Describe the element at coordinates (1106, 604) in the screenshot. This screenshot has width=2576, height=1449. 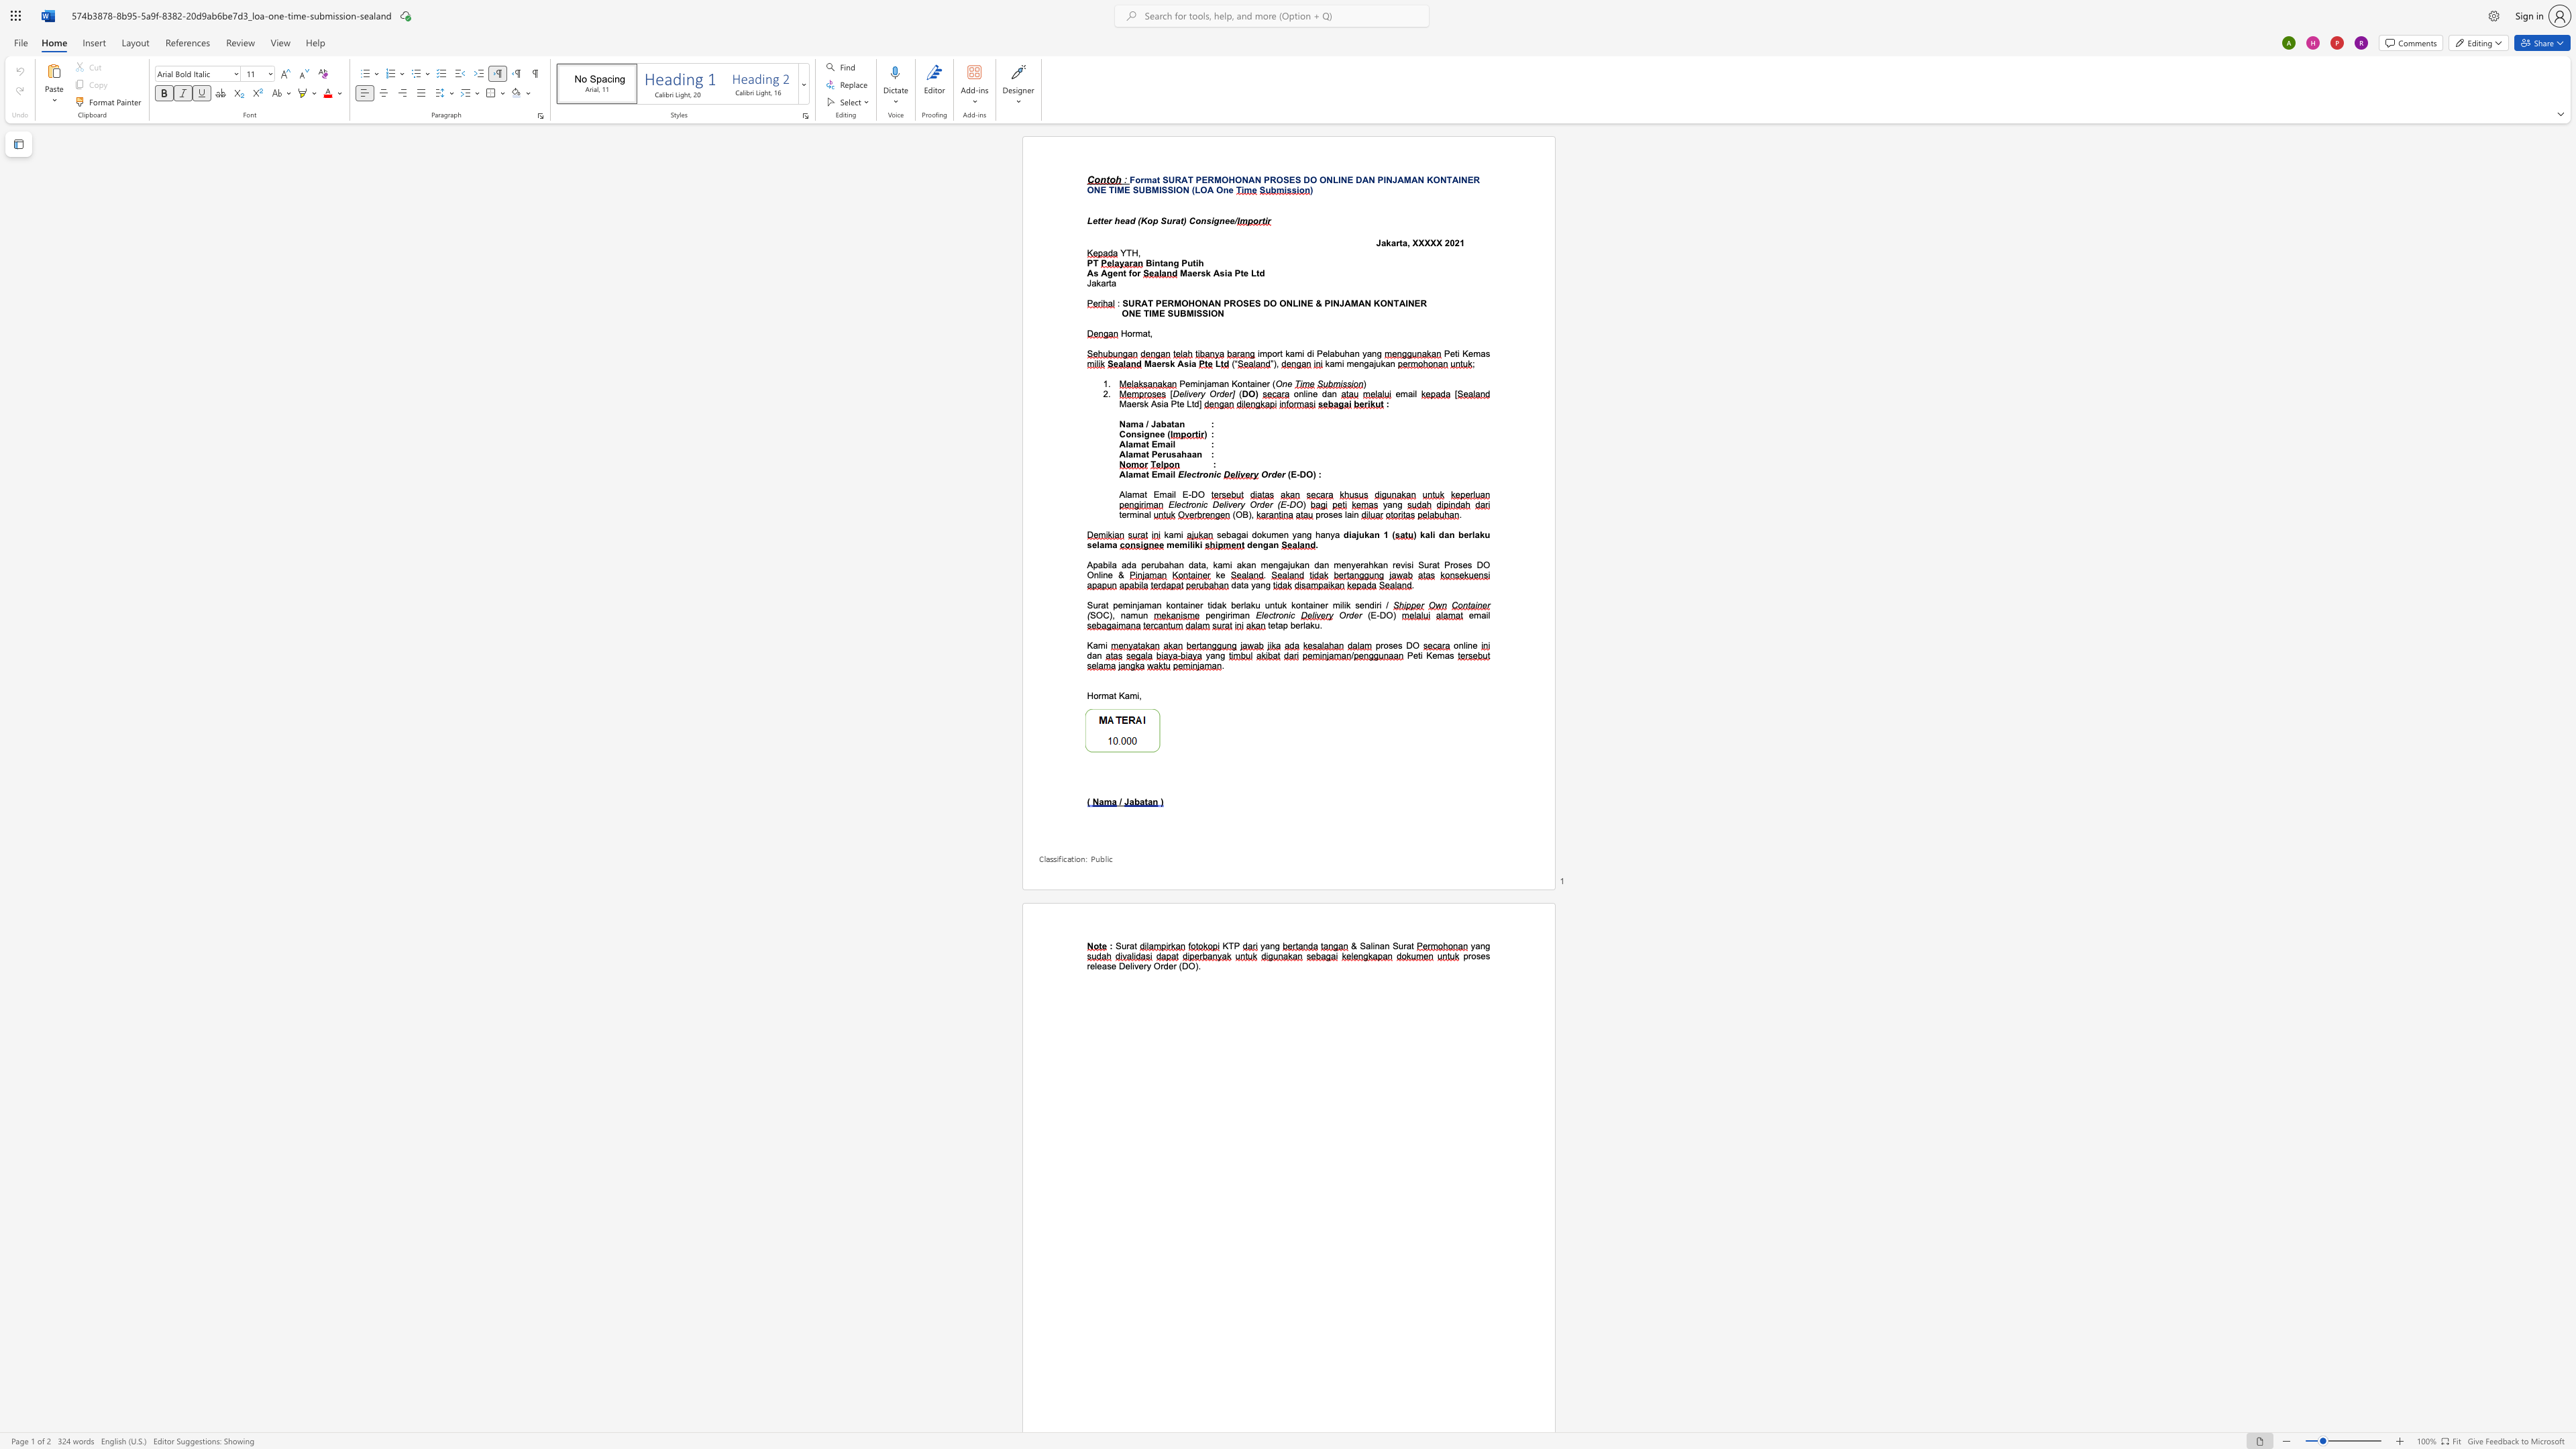
I see `the subset text "t peminjaman kontainer tidak berlaku untuk kontainer milik sendi" within the text "Surat peminjaman kontainer tidak berlaku untuk kontainer milik sendiri /"` at that location.